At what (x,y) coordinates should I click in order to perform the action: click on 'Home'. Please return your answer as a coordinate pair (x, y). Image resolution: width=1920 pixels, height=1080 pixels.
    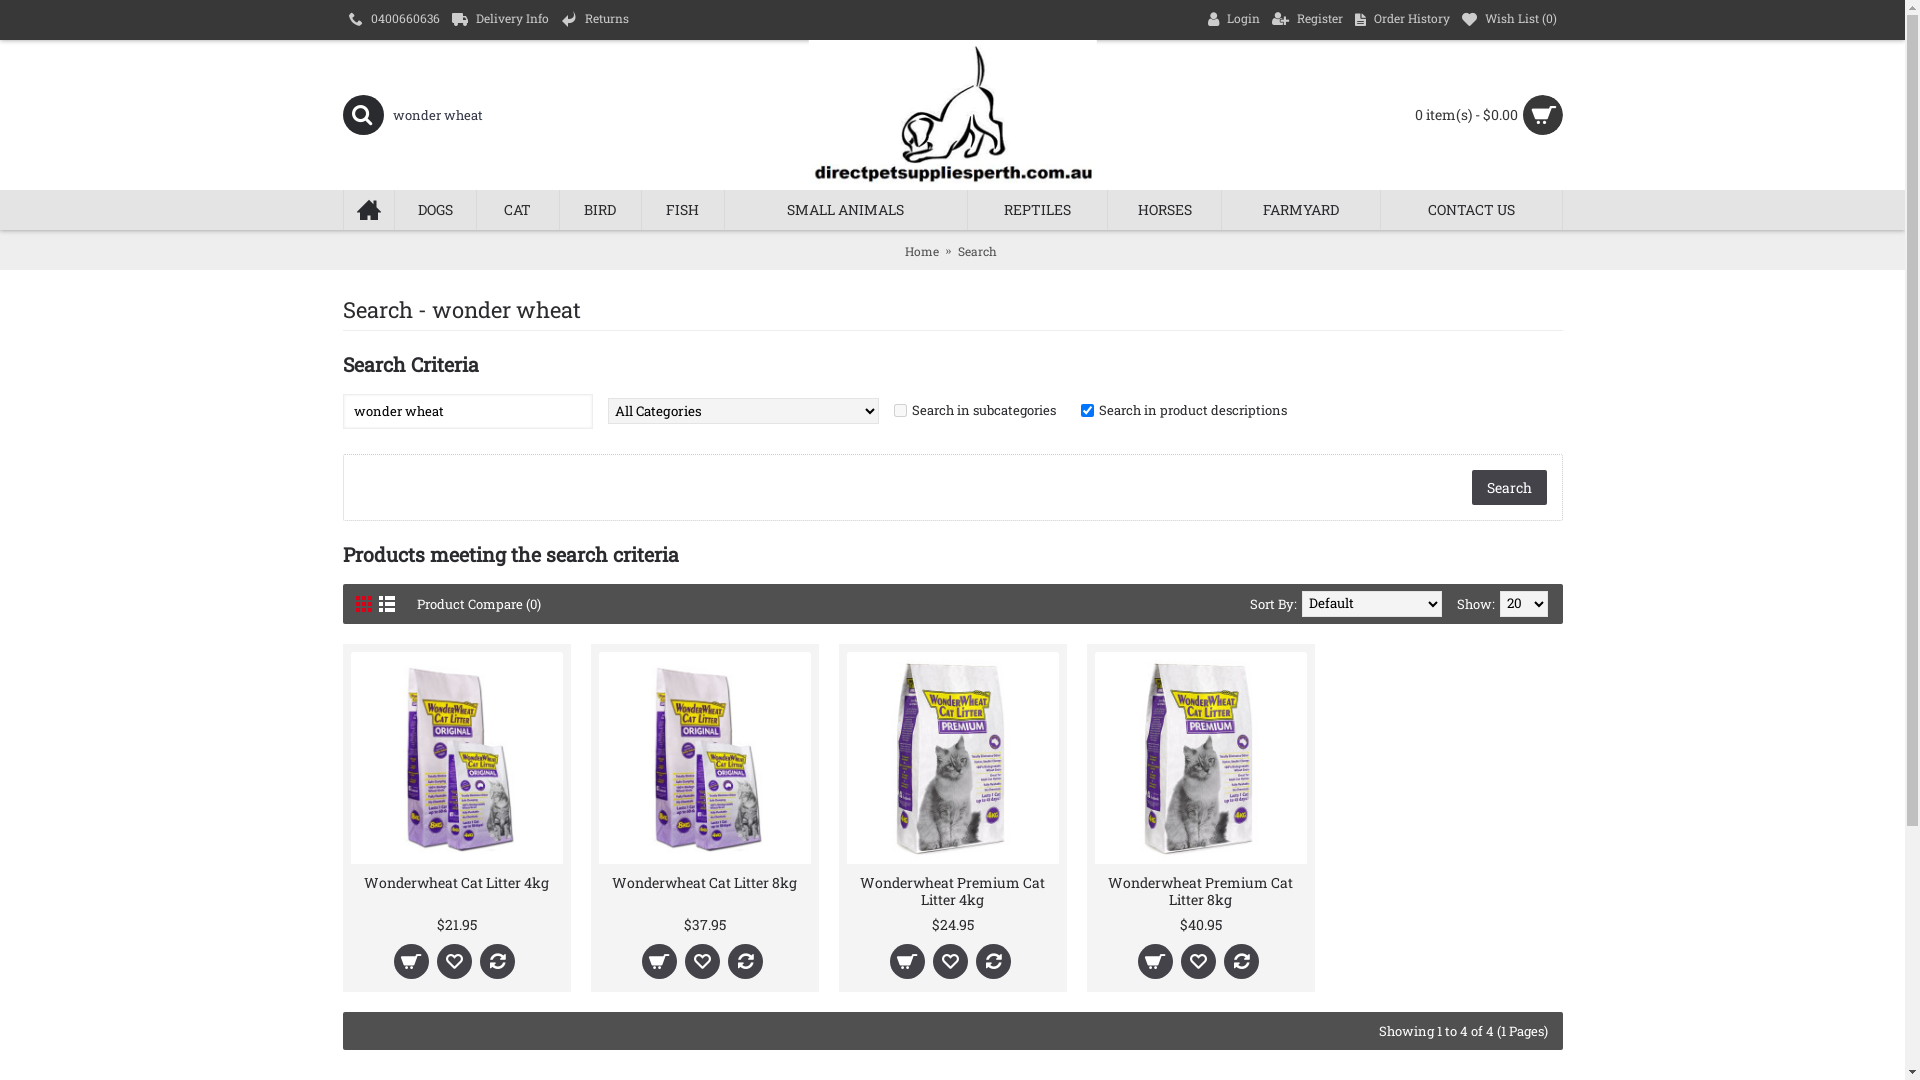
    Looking at the image, I should click on (902, 249).